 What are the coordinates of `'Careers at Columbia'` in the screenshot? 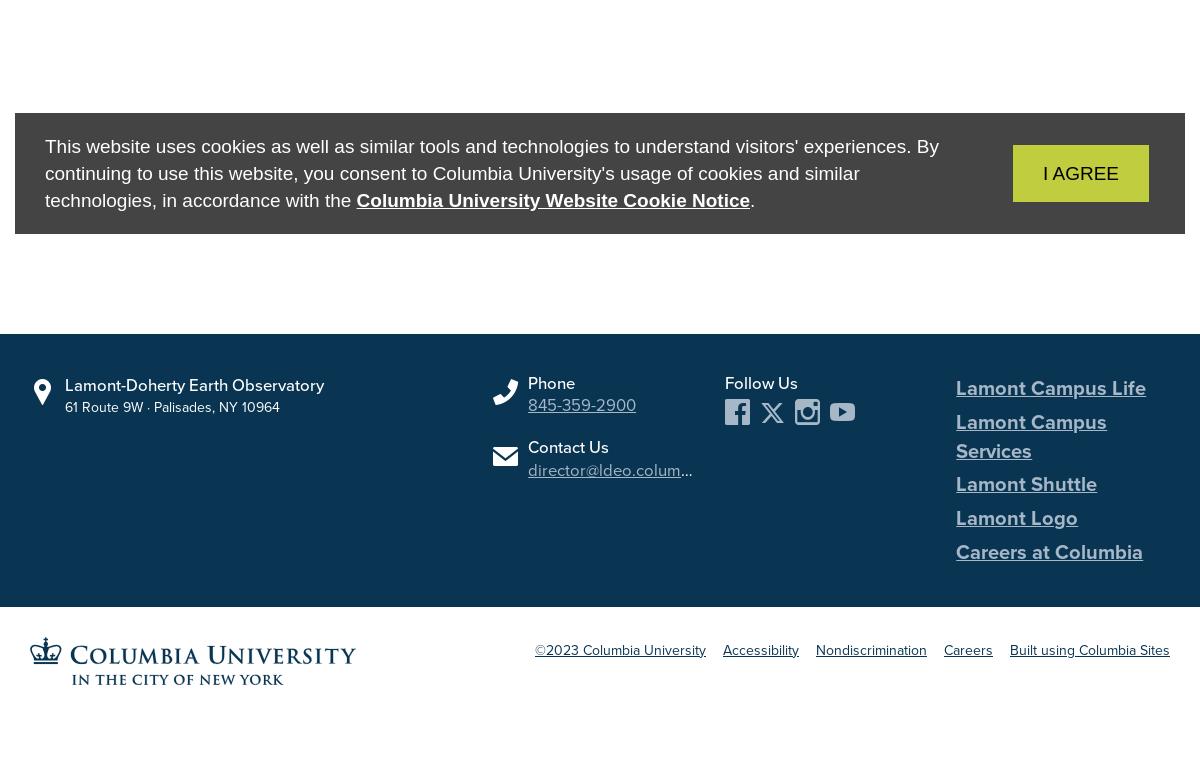 It's located at (1049, 549).